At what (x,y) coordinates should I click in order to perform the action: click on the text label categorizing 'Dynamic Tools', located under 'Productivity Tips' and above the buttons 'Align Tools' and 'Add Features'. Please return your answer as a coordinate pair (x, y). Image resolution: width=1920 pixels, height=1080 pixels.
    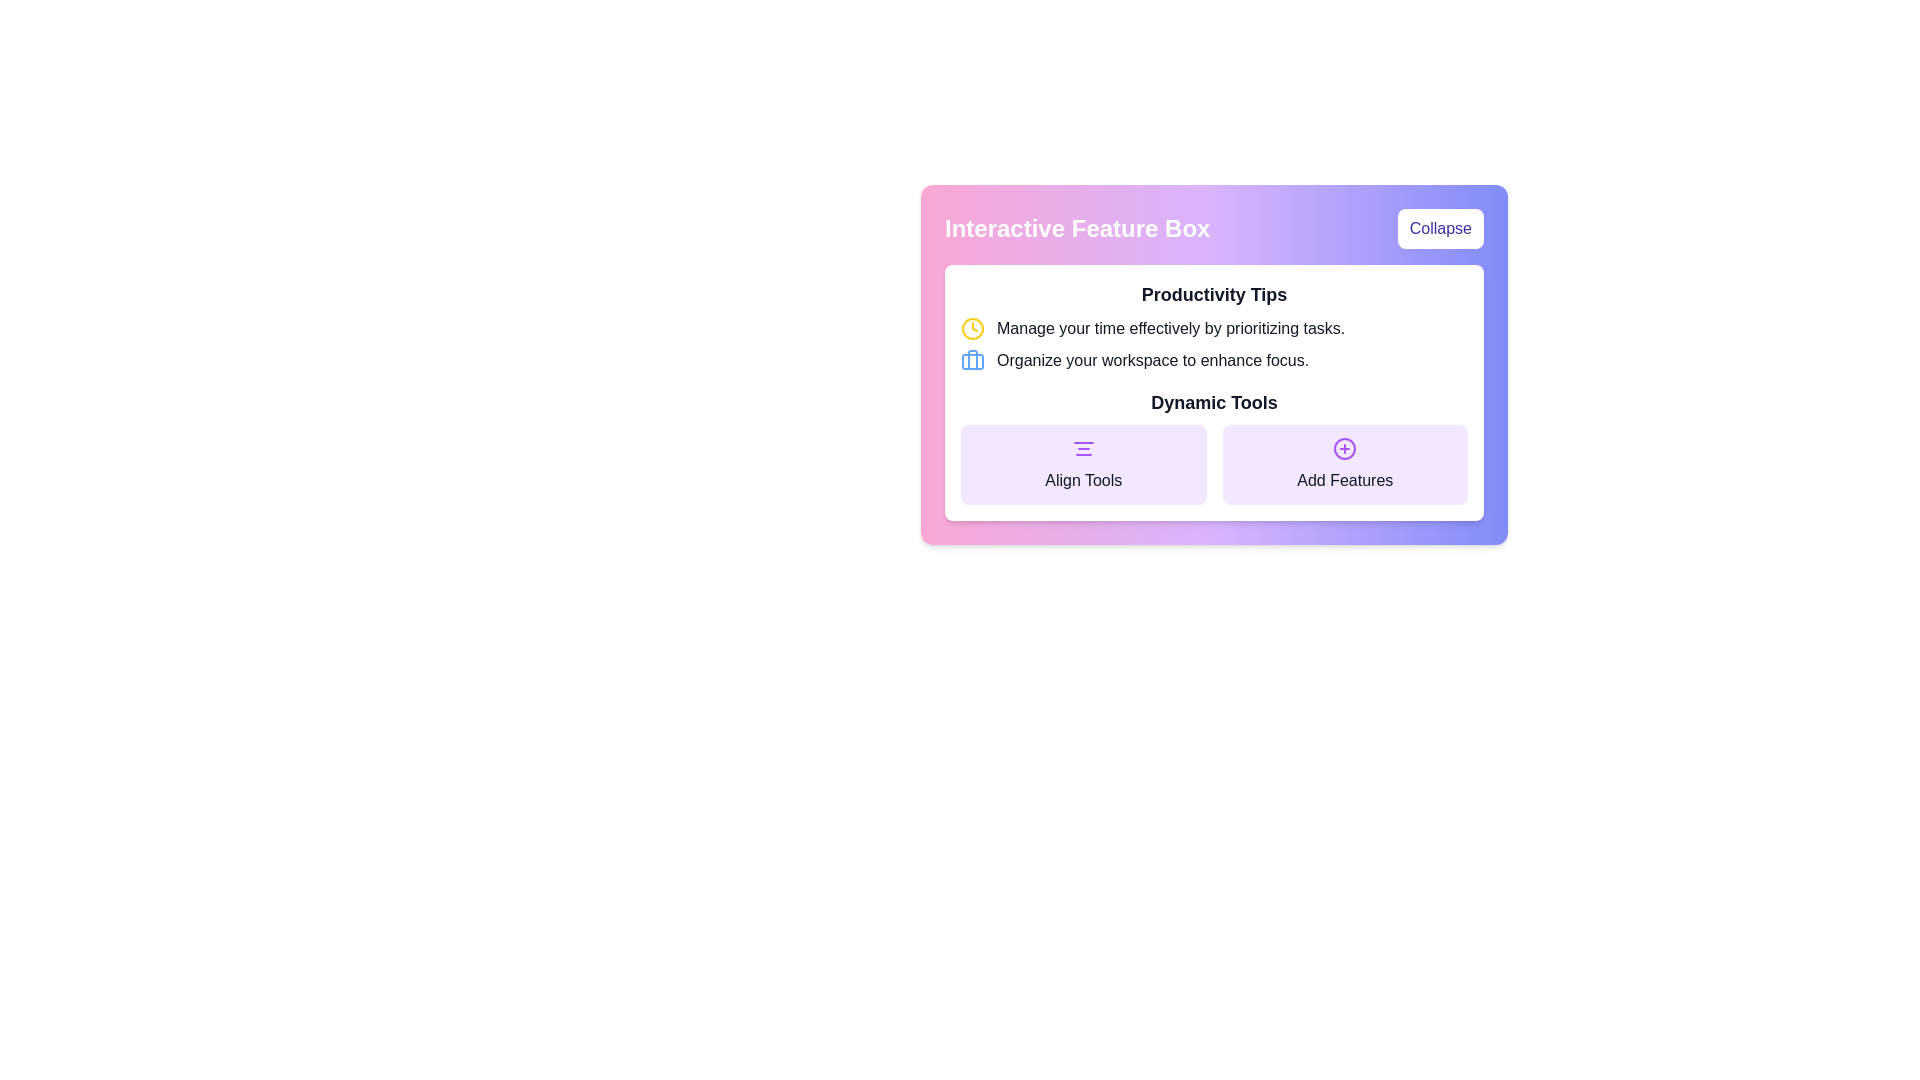
    Looking at the image, I should click on (1213, 402).